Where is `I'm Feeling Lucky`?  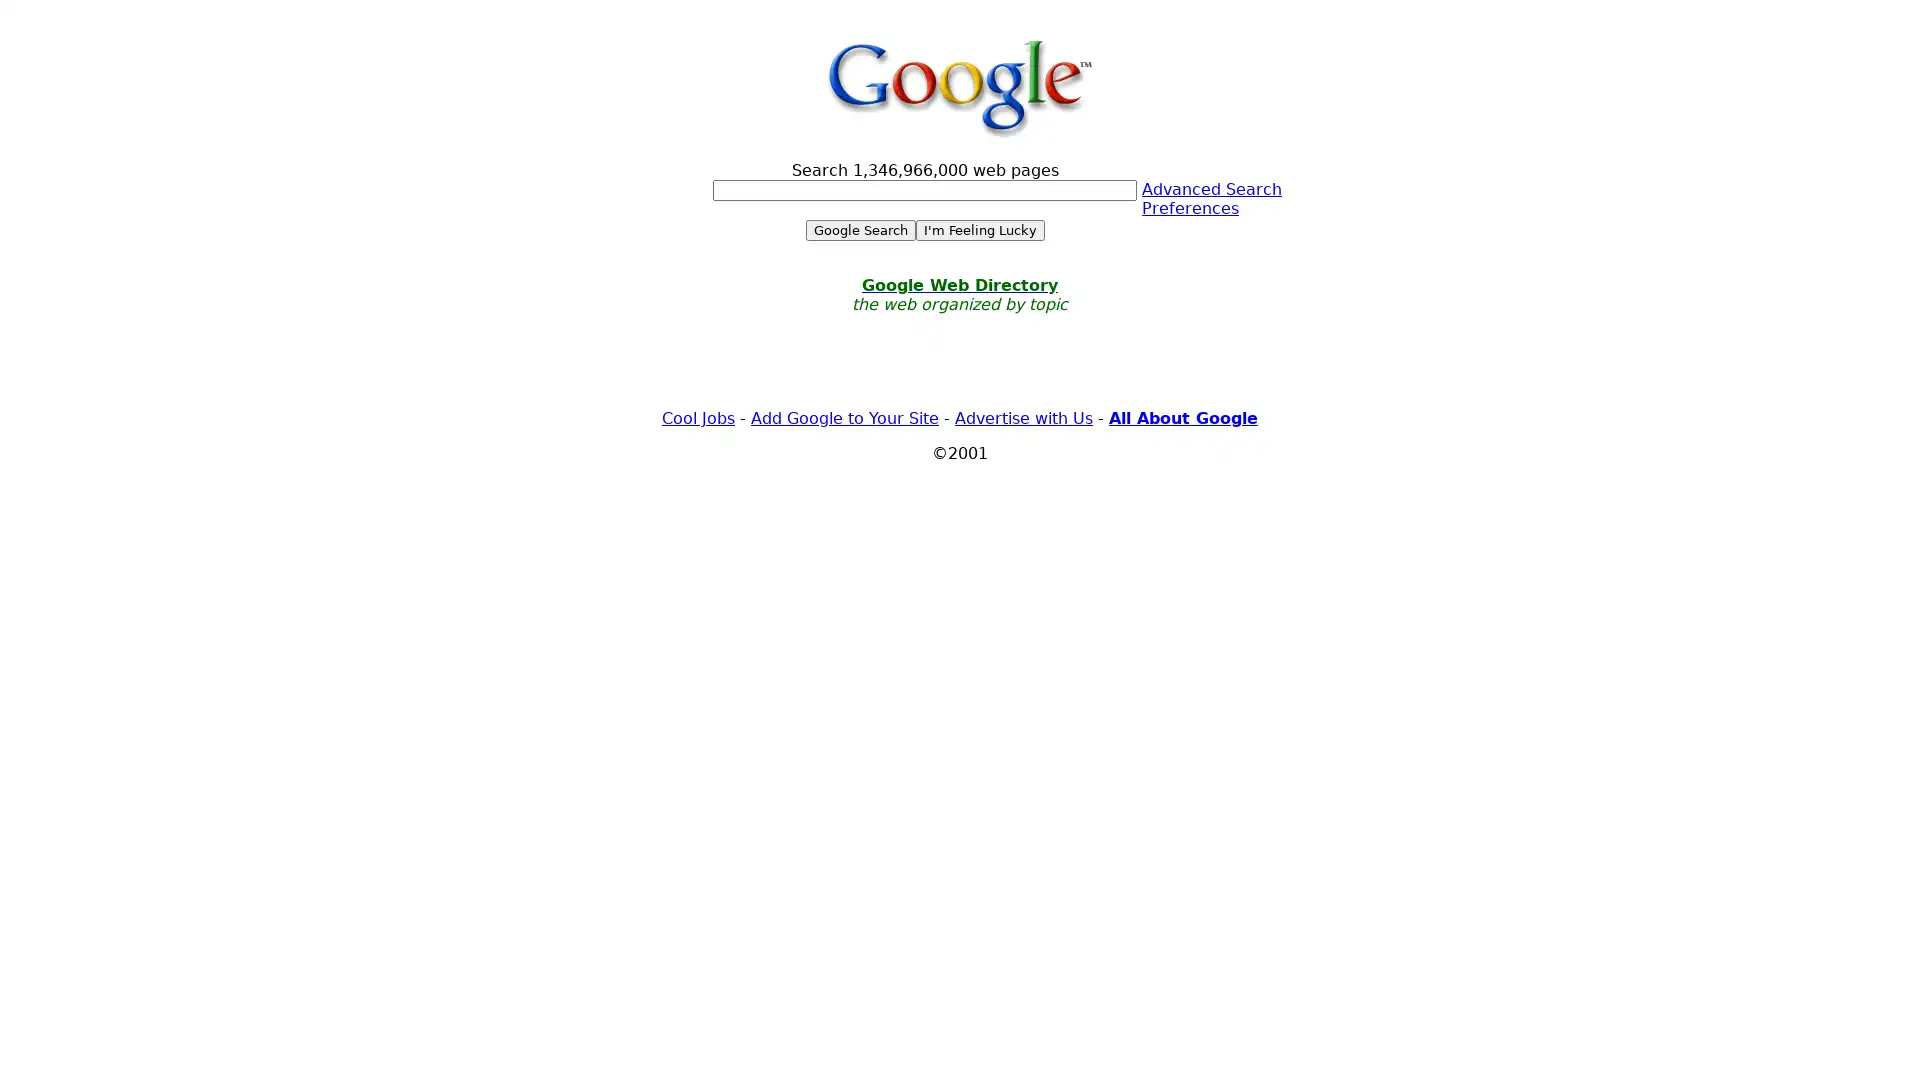 I'm Feeling Lucky is located at coordinates (979, 229).